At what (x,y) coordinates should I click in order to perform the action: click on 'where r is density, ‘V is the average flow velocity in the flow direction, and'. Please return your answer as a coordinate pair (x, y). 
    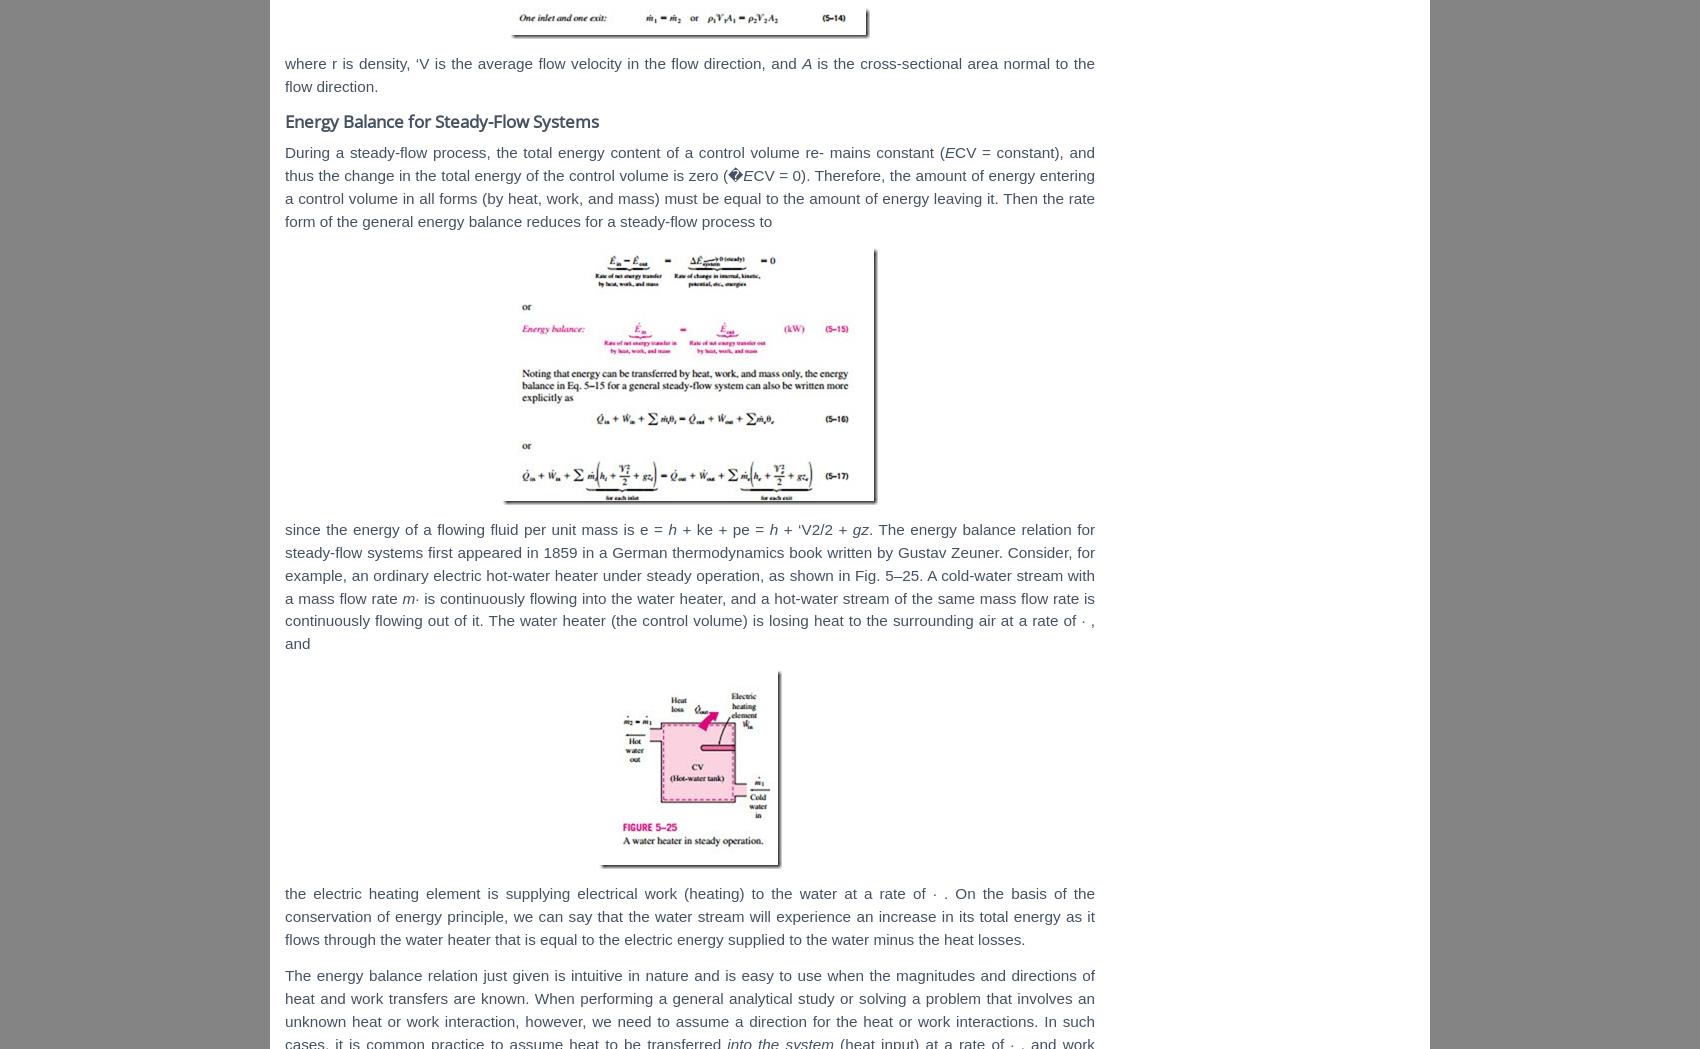
    Looking at the image, I should click on (284, 62).